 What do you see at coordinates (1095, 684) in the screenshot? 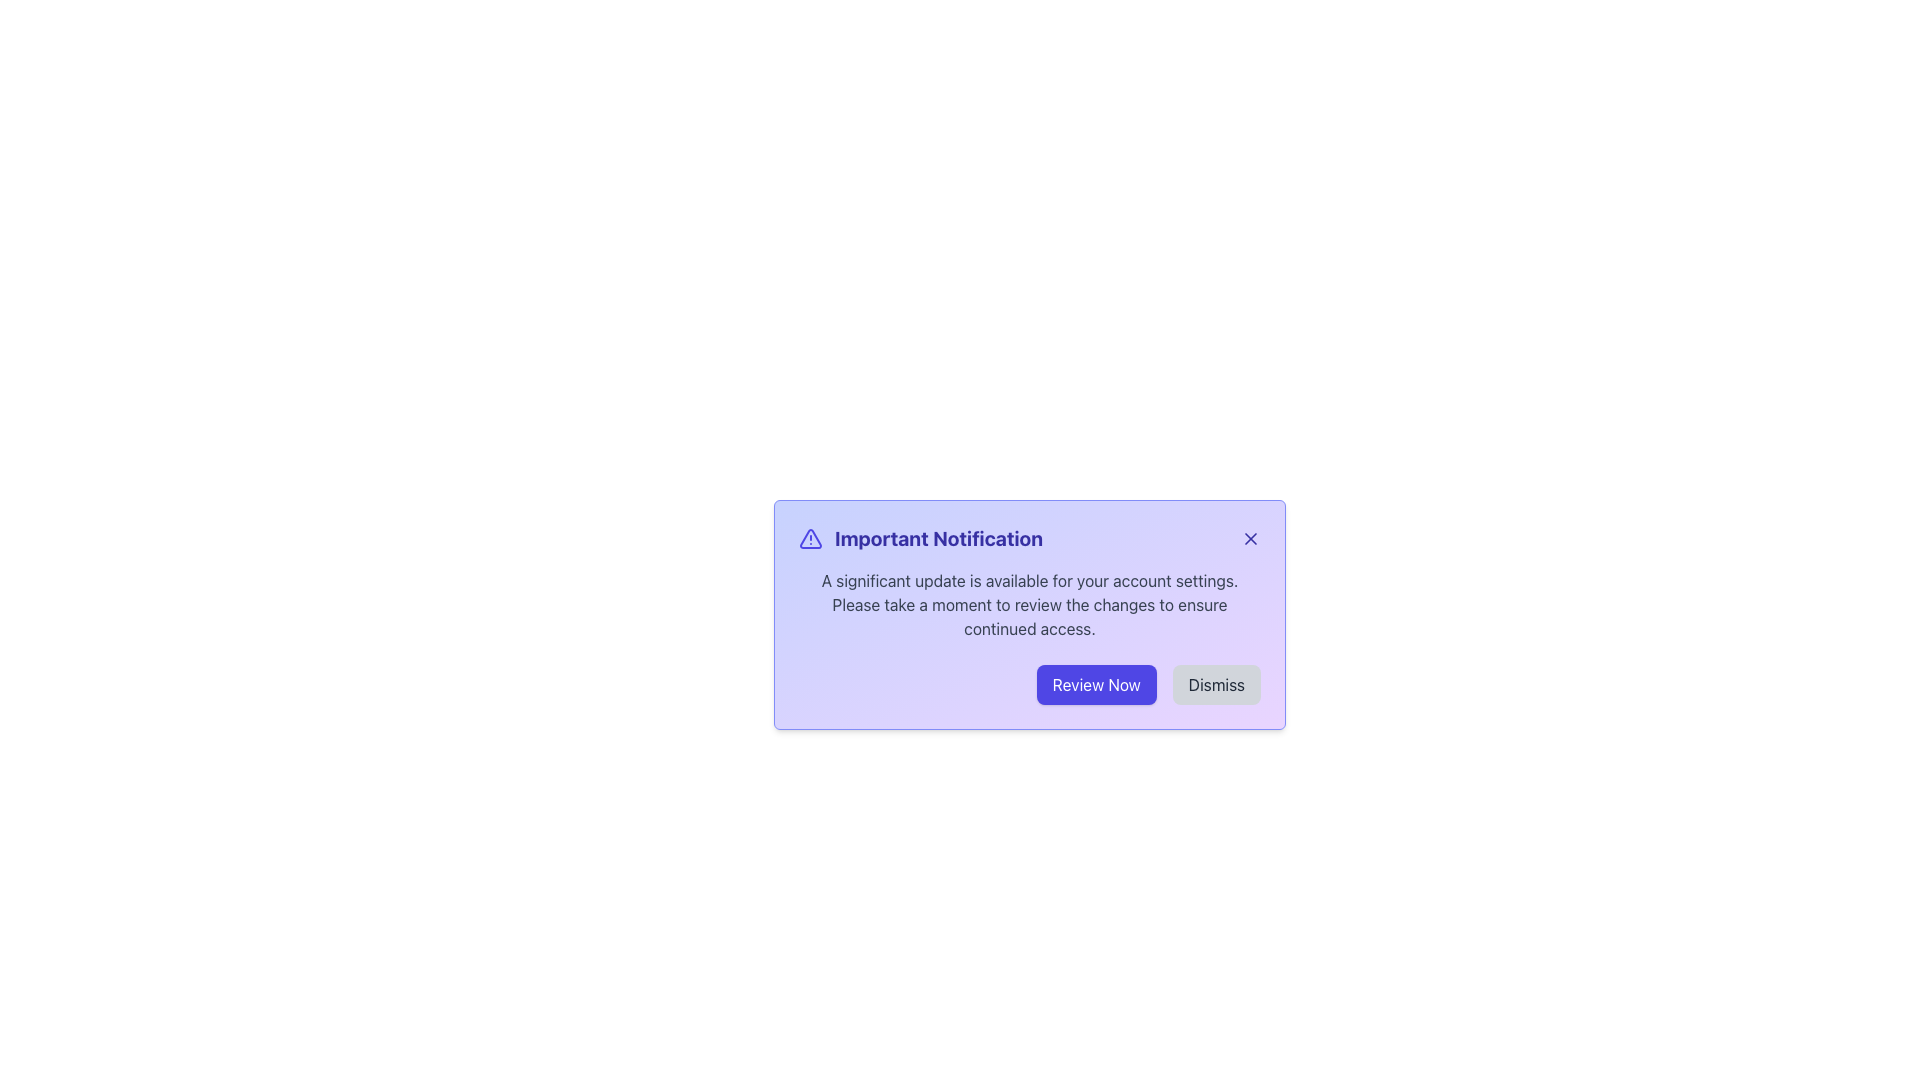
I see `the review button located in the notification modal to change its appearance` at bounding box center [1095, 684].